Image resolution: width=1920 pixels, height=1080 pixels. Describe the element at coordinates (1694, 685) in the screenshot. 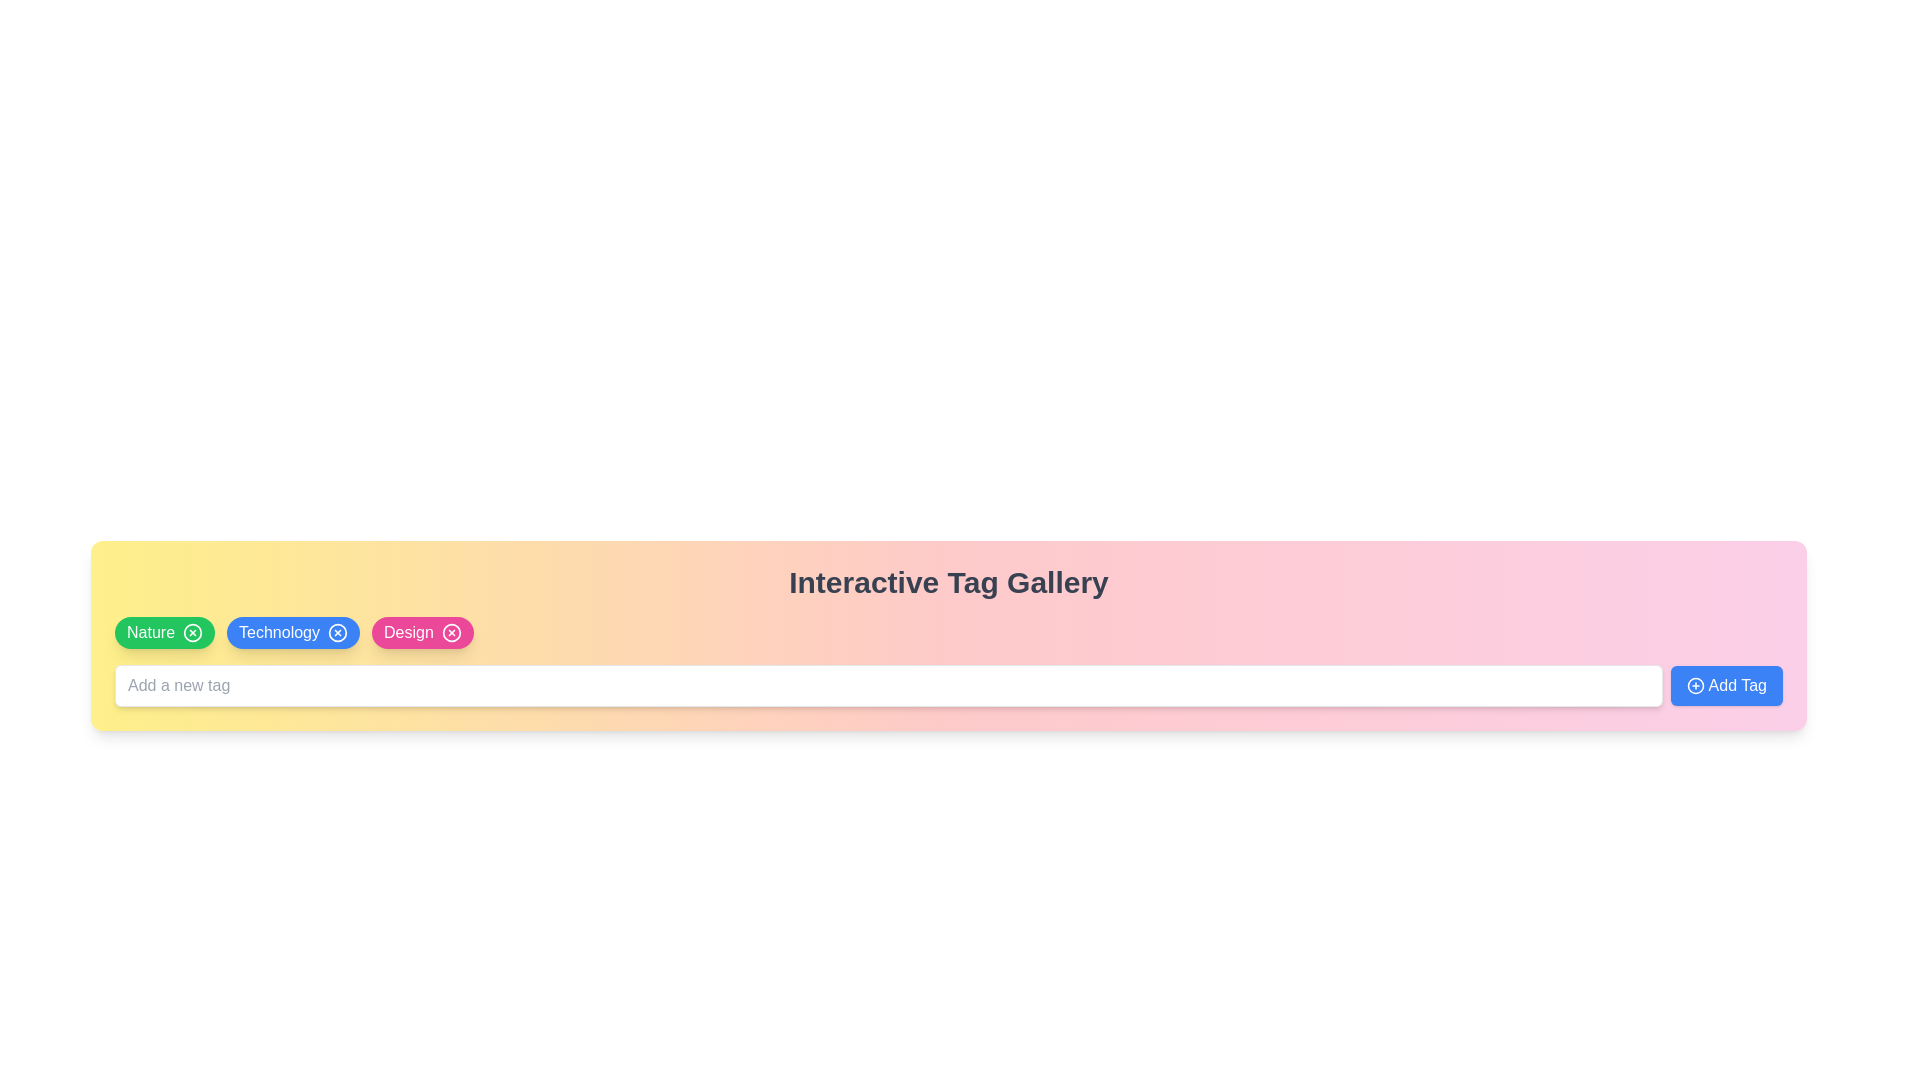

I see `the blue circular icon with a red plus sign located at the far right of the 'Add Tag' button` at that location.